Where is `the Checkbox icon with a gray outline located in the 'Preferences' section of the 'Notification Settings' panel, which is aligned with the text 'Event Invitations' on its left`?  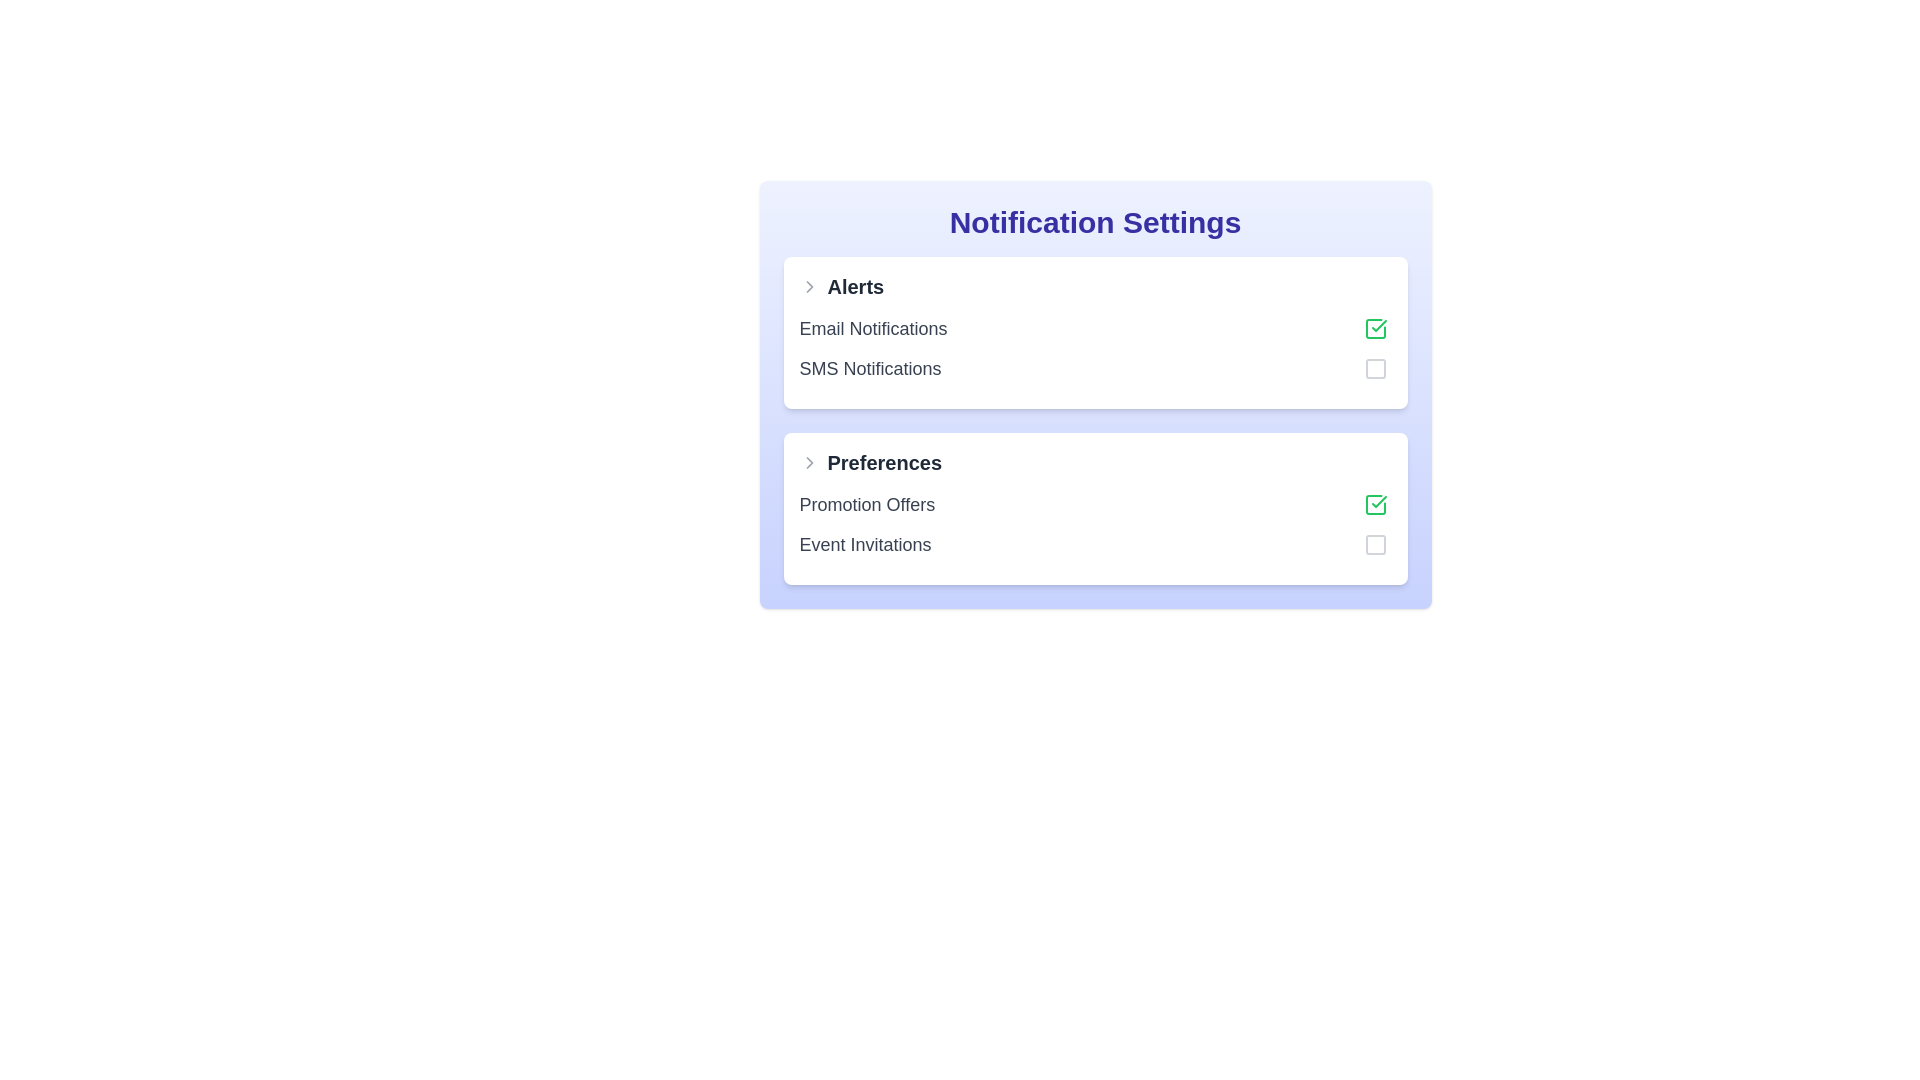
the Checkbox icon with a gray outline located in the 'Preferences' section of the 'Notification Settings' panel, which is aligned with the text 'Event Invitations' on its left is located at coordinates (1374, 544).